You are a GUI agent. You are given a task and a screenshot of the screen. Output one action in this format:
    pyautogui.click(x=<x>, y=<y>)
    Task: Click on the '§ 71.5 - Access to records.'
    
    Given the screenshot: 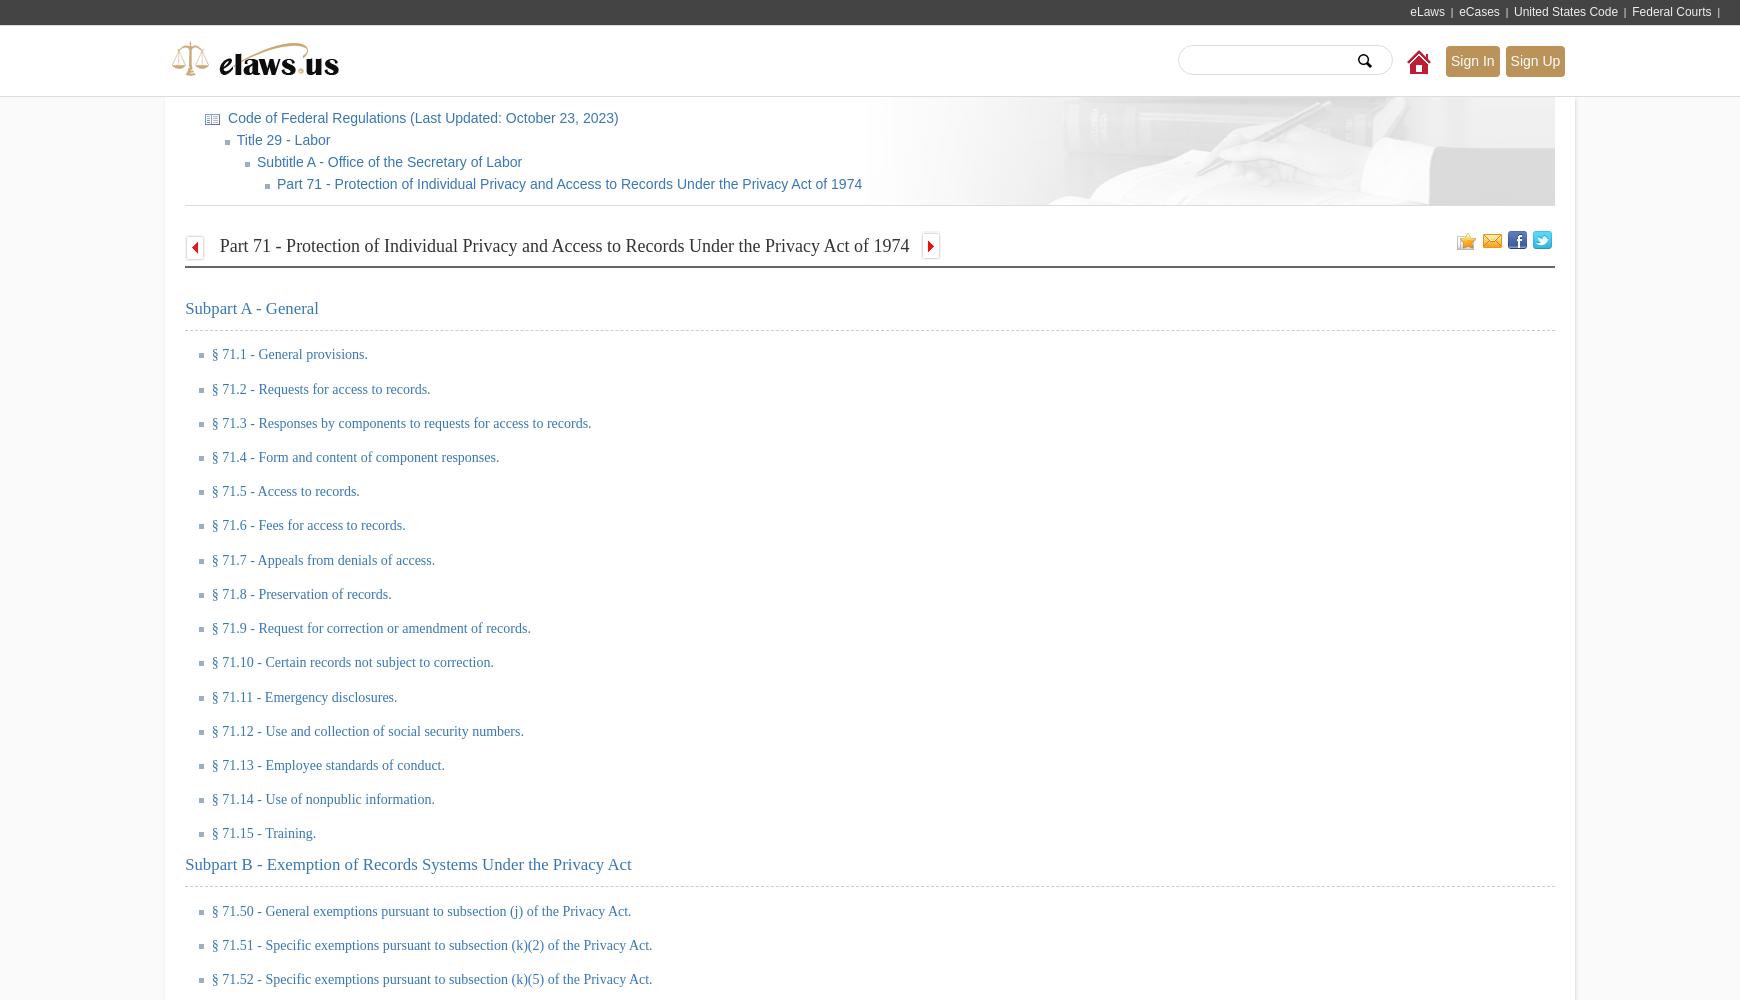 What is the action you would take?
    pyautogui.click(x=285, y=490)
    